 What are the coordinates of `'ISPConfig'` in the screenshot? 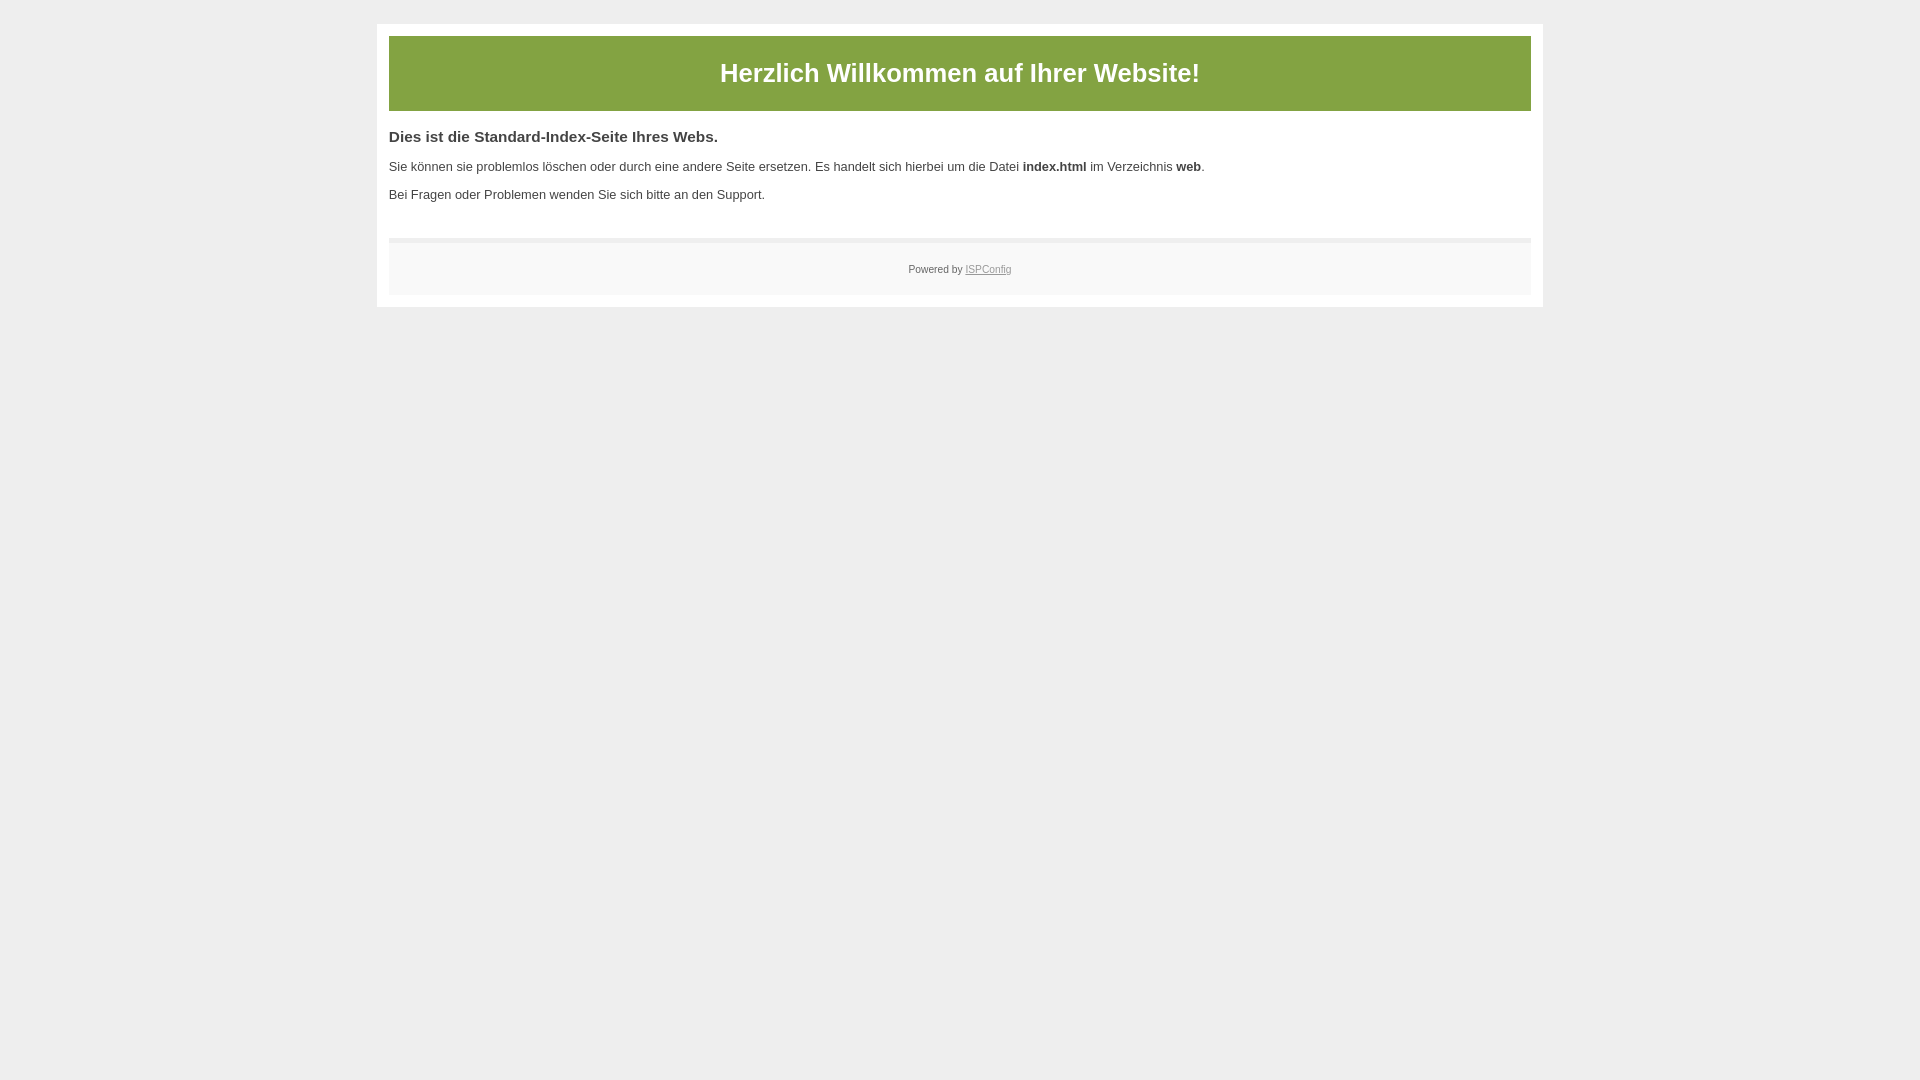 It's located at (964, 268).